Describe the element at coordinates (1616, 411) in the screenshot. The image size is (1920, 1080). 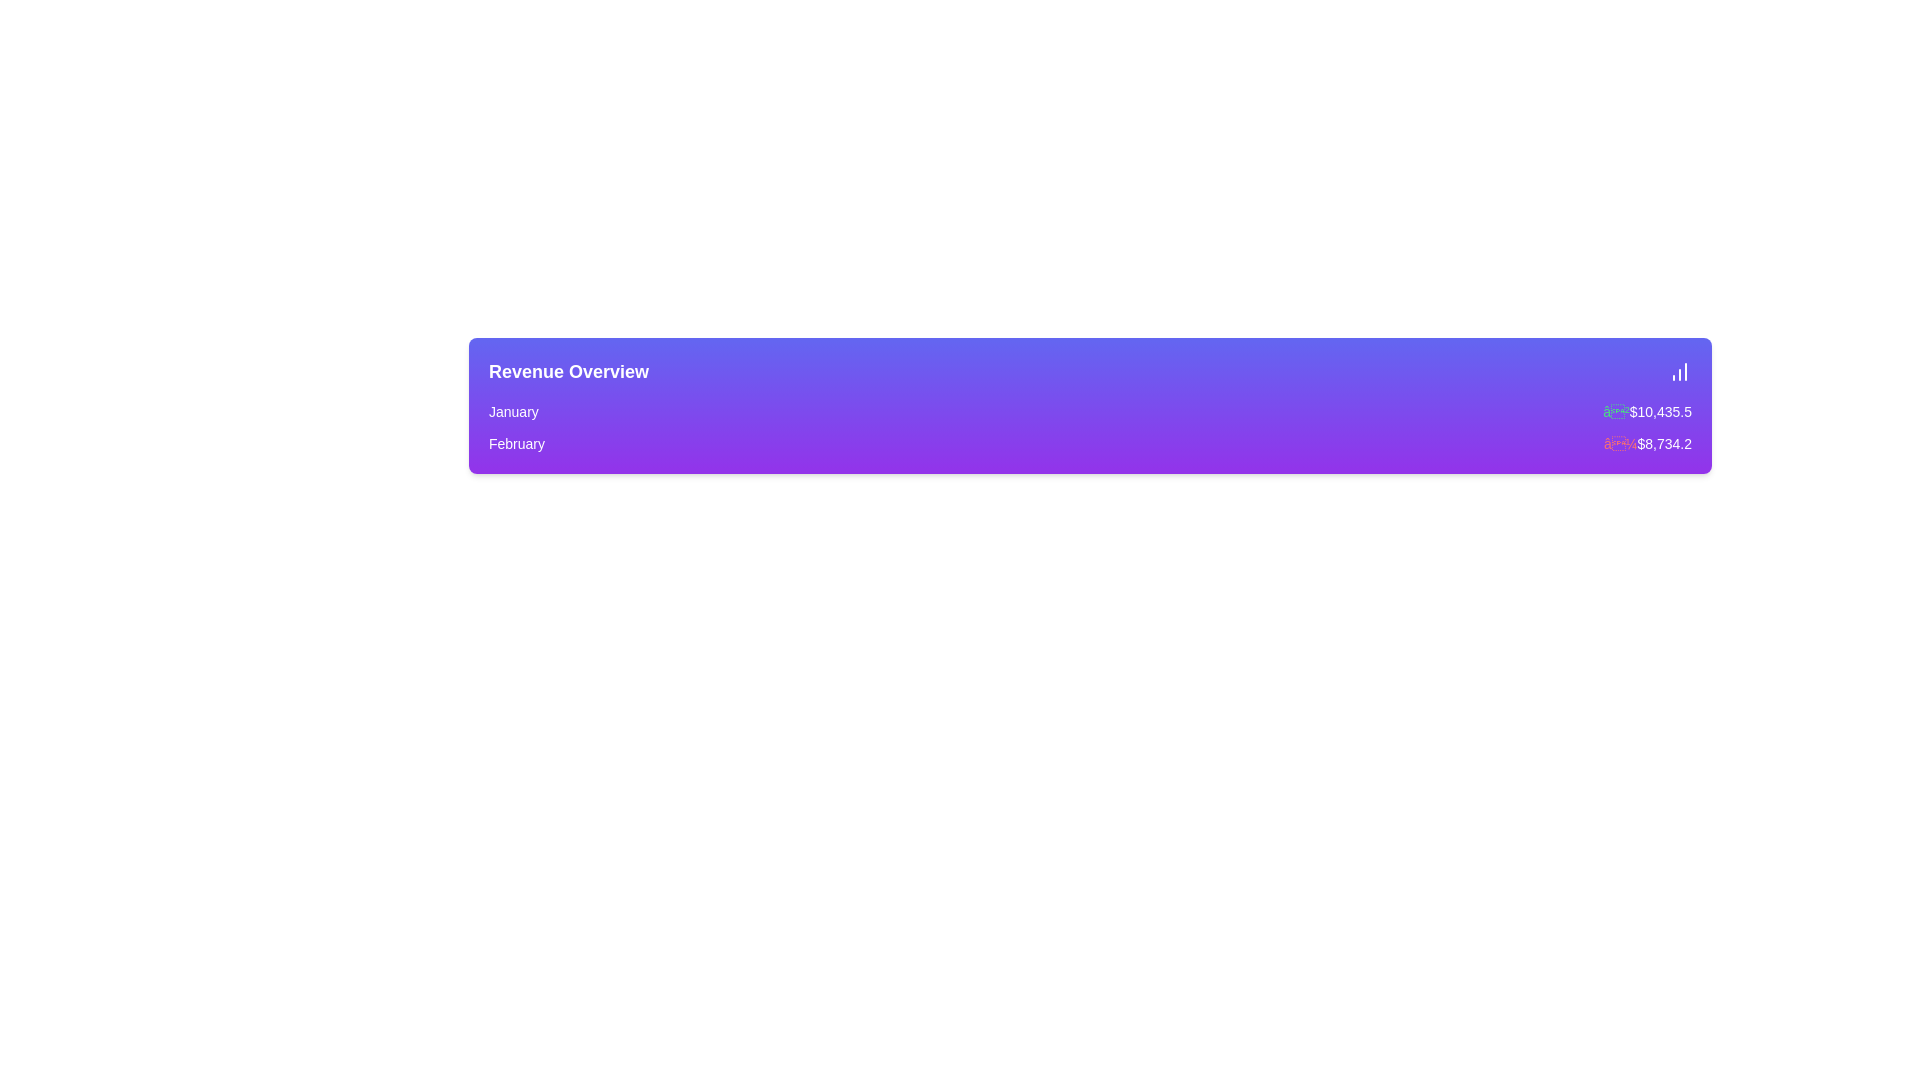
I see `the upward-pointing green arrow icon located to the left of the monetary value $10,435.5 in the top-right corner of the card layout` at that location.